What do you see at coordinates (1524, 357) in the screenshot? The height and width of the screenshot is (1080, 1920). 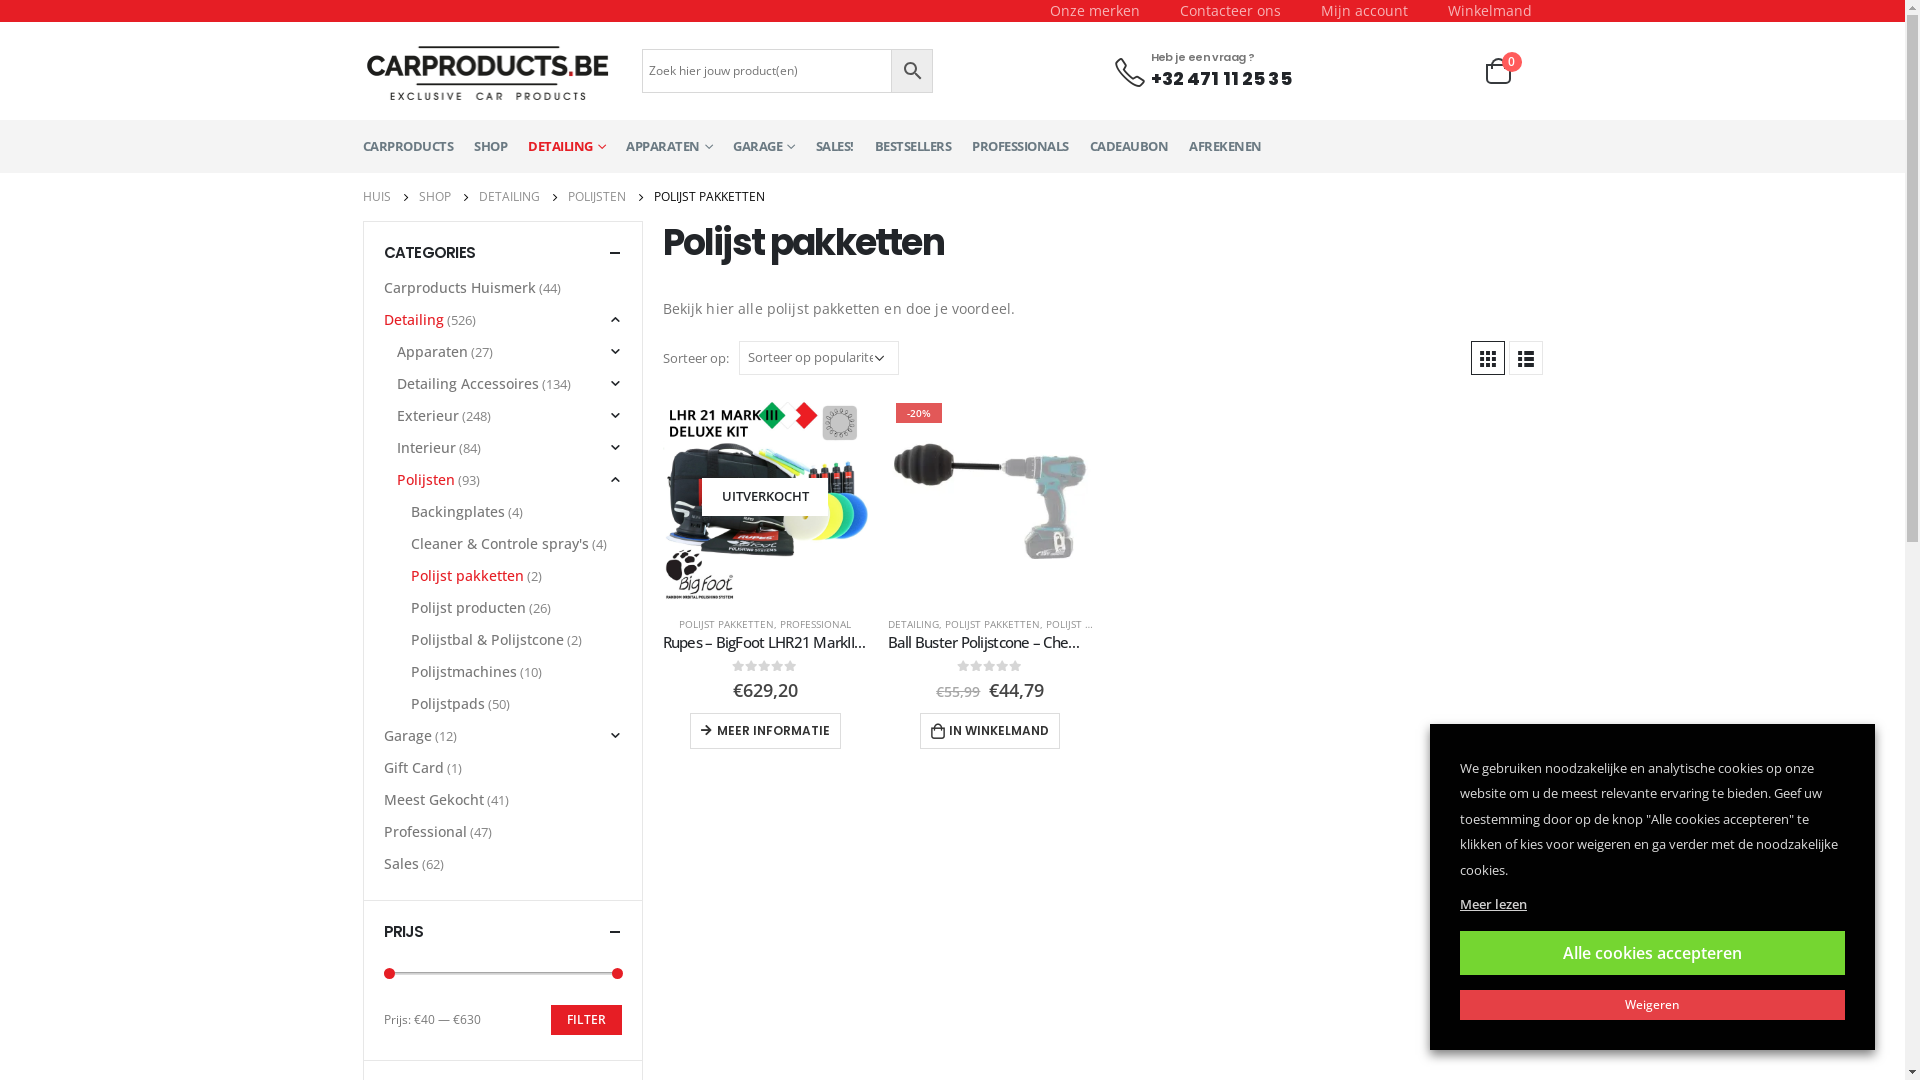 I see `'Lijstweergave'` at bounding box center [1524, 357].